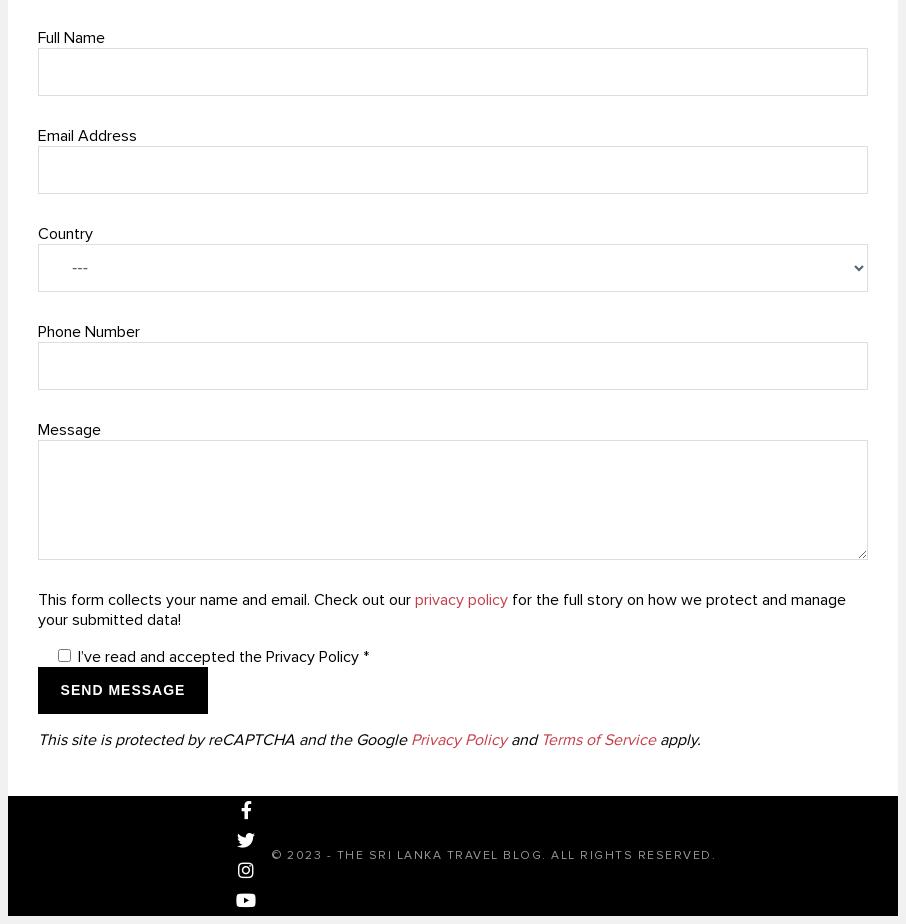 The width and height of the screenshot is (906, 924). What do you see at coordinates (442, 609) in the screenshot?
I see `'for the full story on how we protect and manage your submitted data!'` at bounding box center [442, 609].